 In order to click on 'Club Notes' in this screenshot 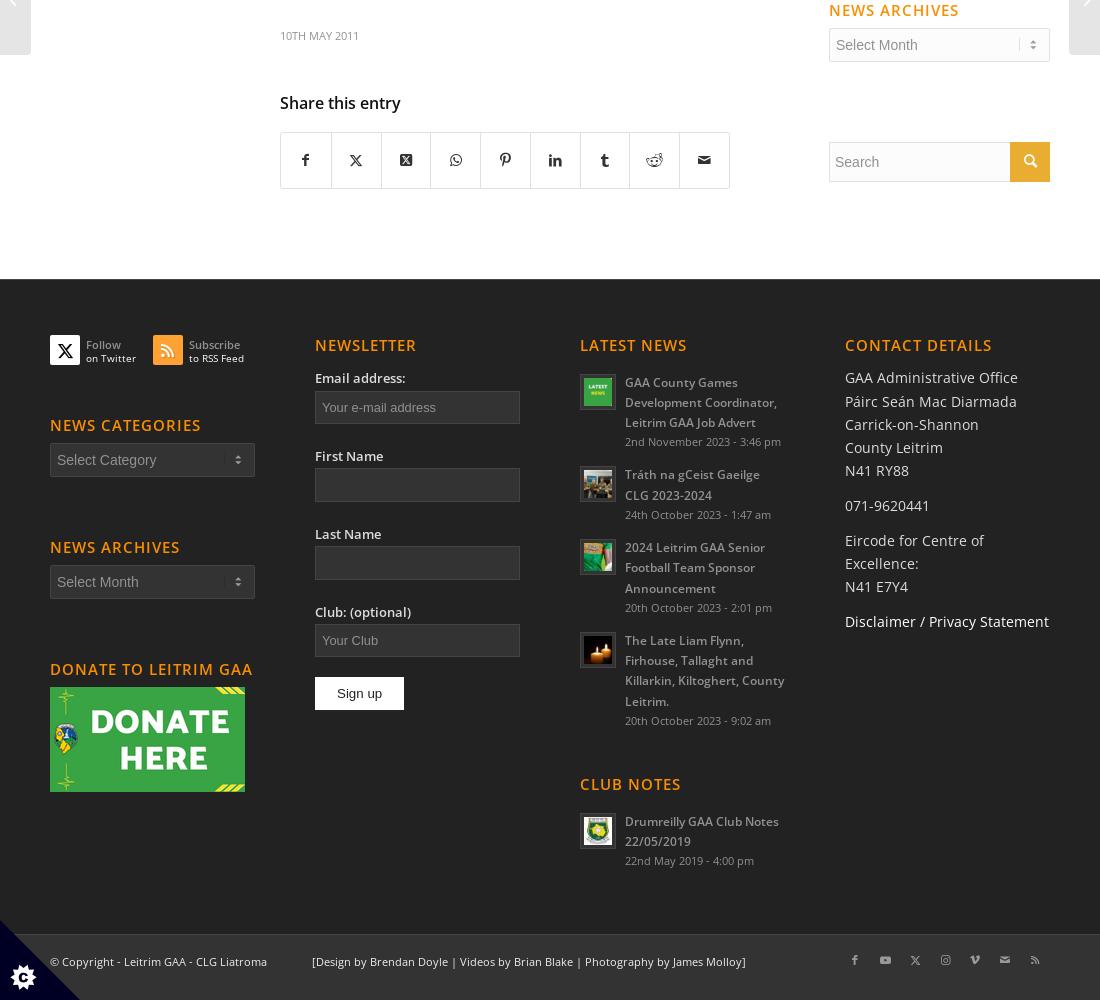, I will do `click(630, 784)`.